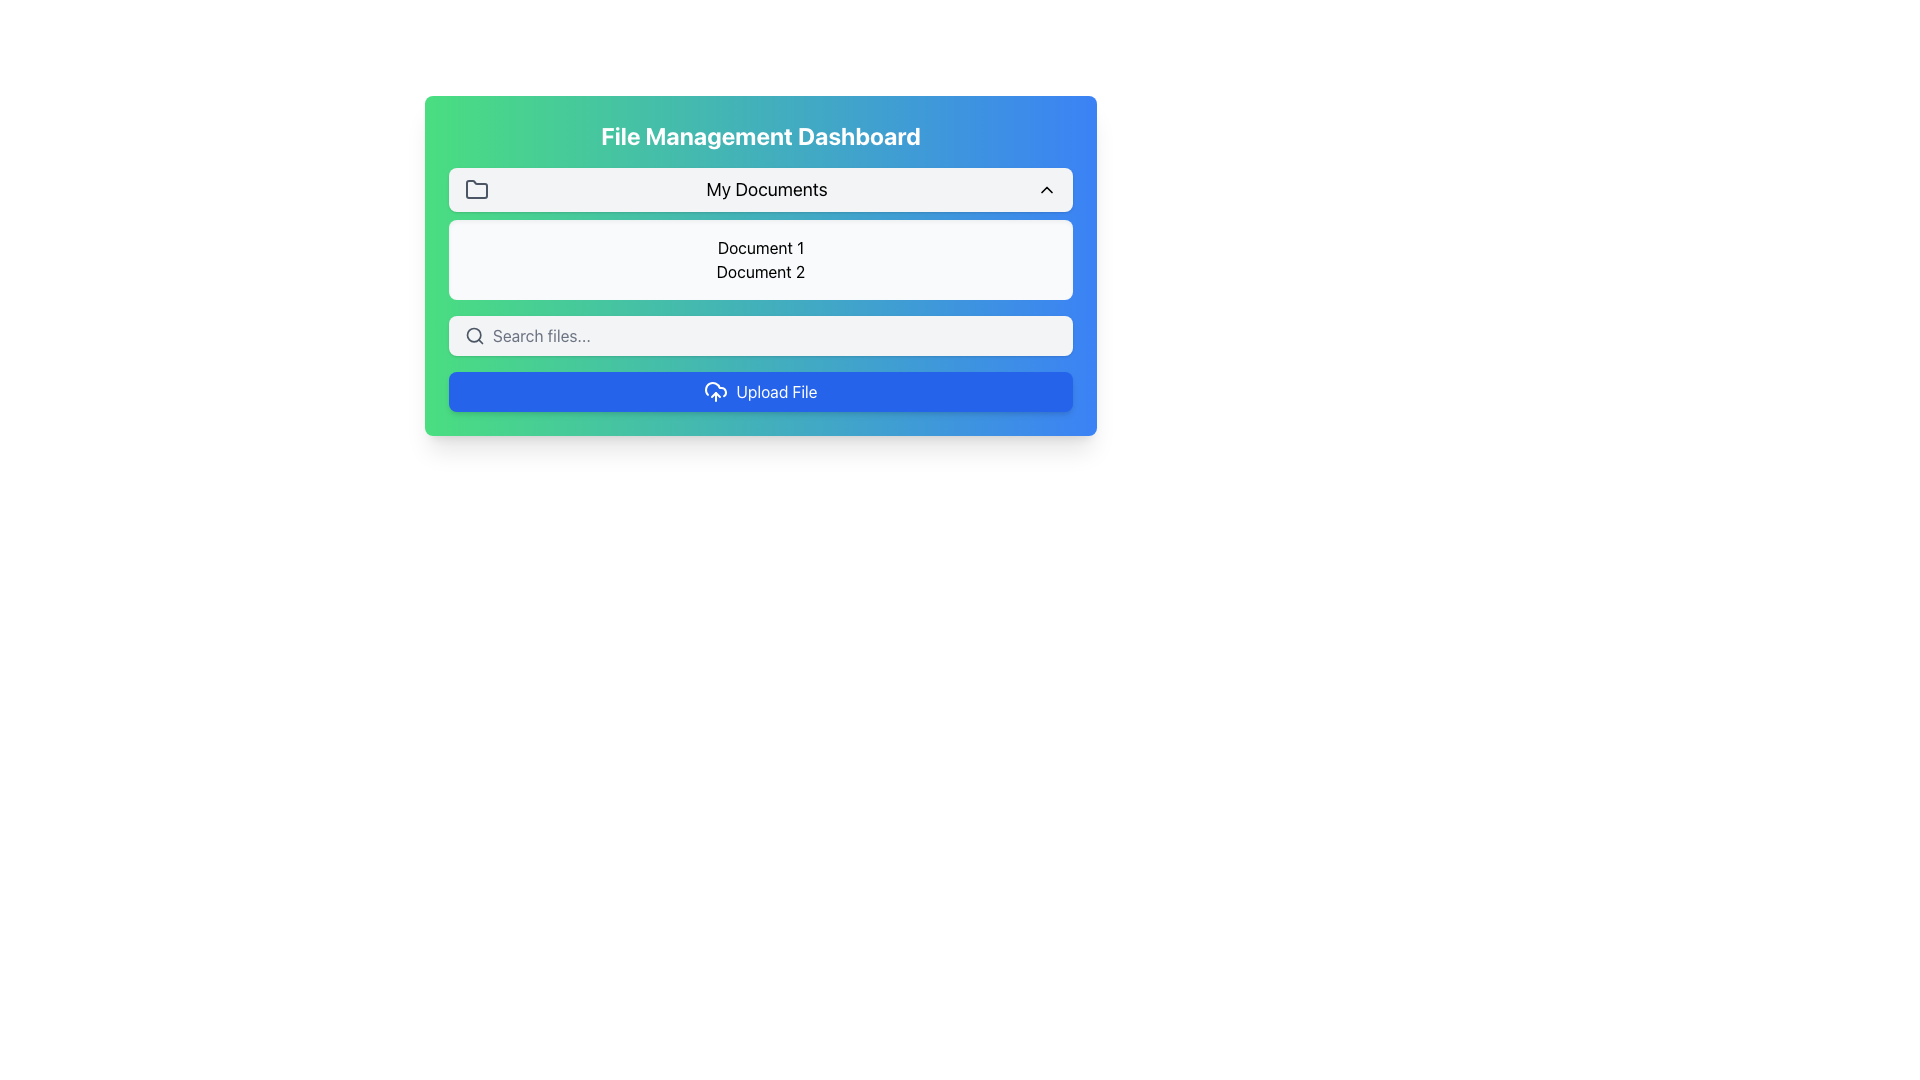 The width and height of the screenshot is (1920, 1080). Describe the element at coordinates (716, 392) in the screenshot. I see `the SVG Icon that visually represents the upload functionality of the 'Upload File' button located at the lower section of the File Management Dashboard` at that location.